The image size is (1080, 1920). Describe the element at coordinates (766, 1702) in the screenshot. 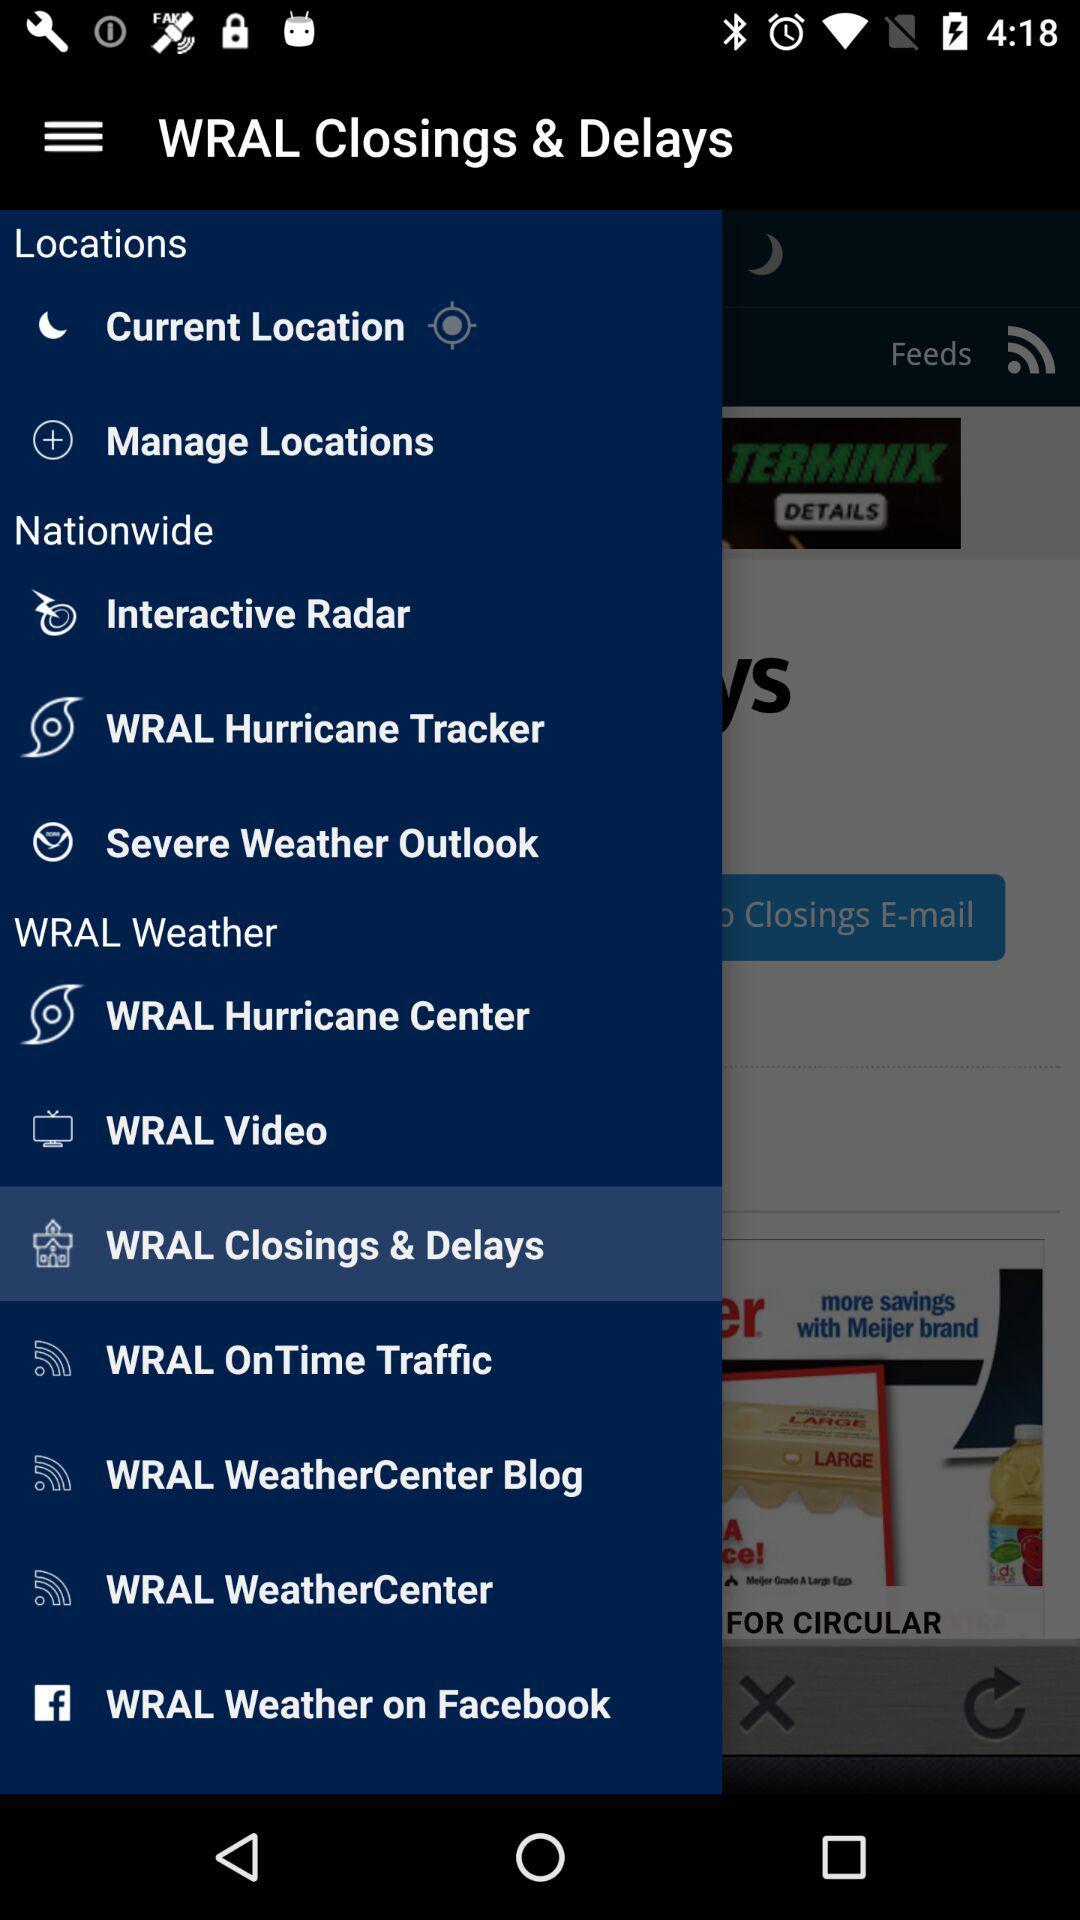

I see `the close icon` at that location.